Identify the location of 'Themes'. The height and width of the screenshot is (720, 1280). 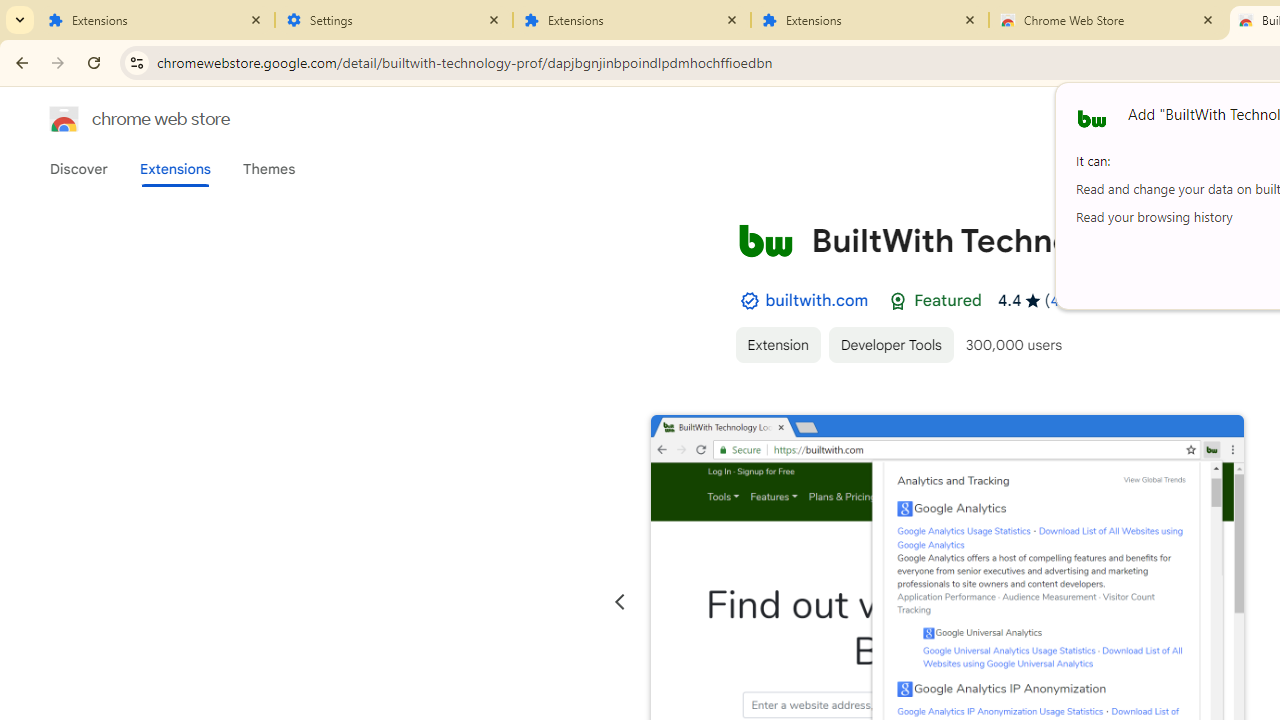
(268, 168).